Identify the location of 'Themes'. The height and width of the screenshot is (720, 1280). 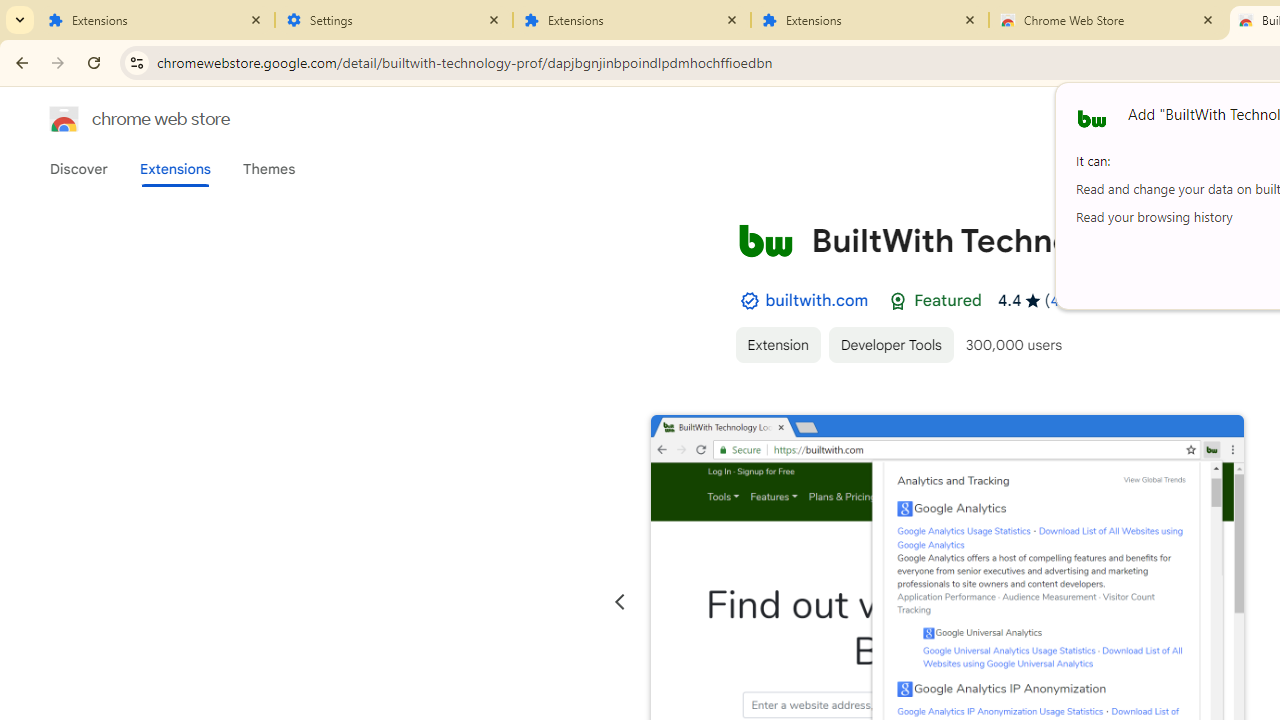
(268, 168).